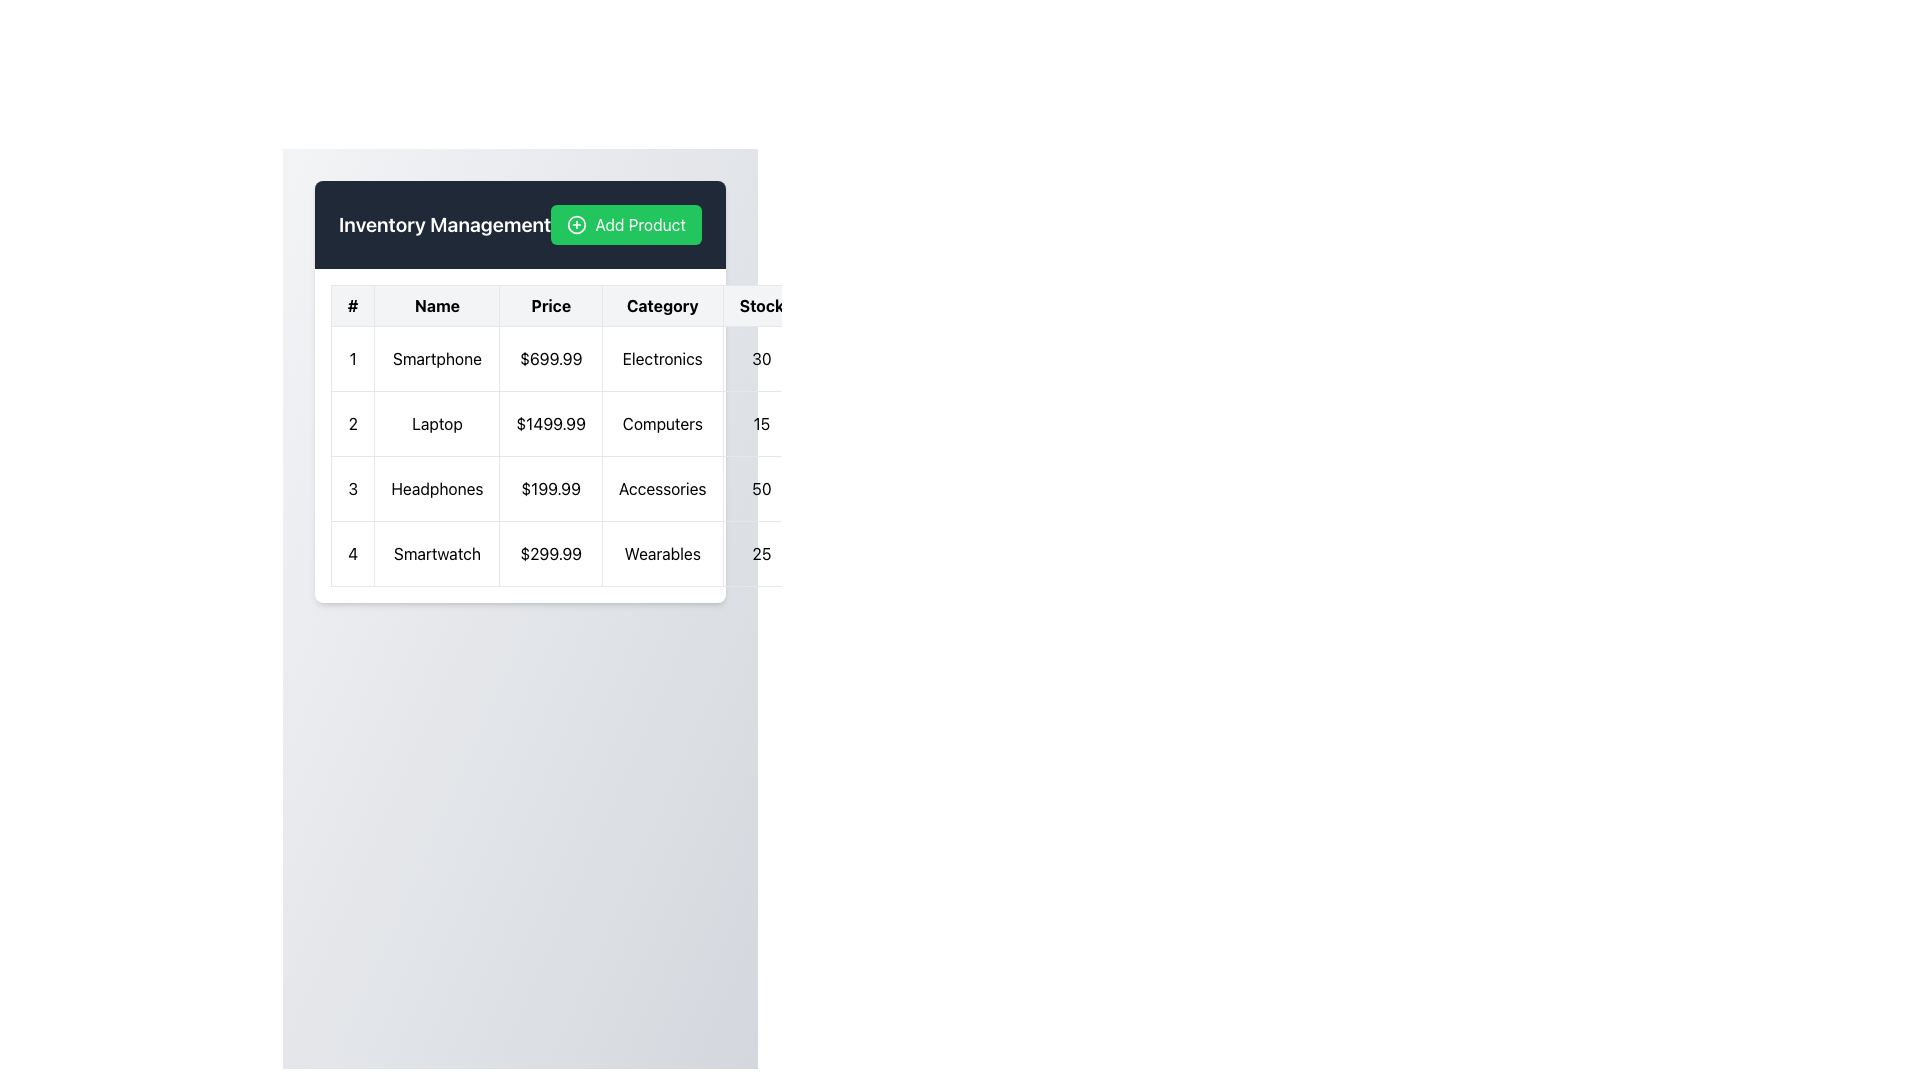 The image size is (1920, 1080). Describe the element at coordinates (760, 305) in the screenshot. I see `the 'Stock' table header` at that location.